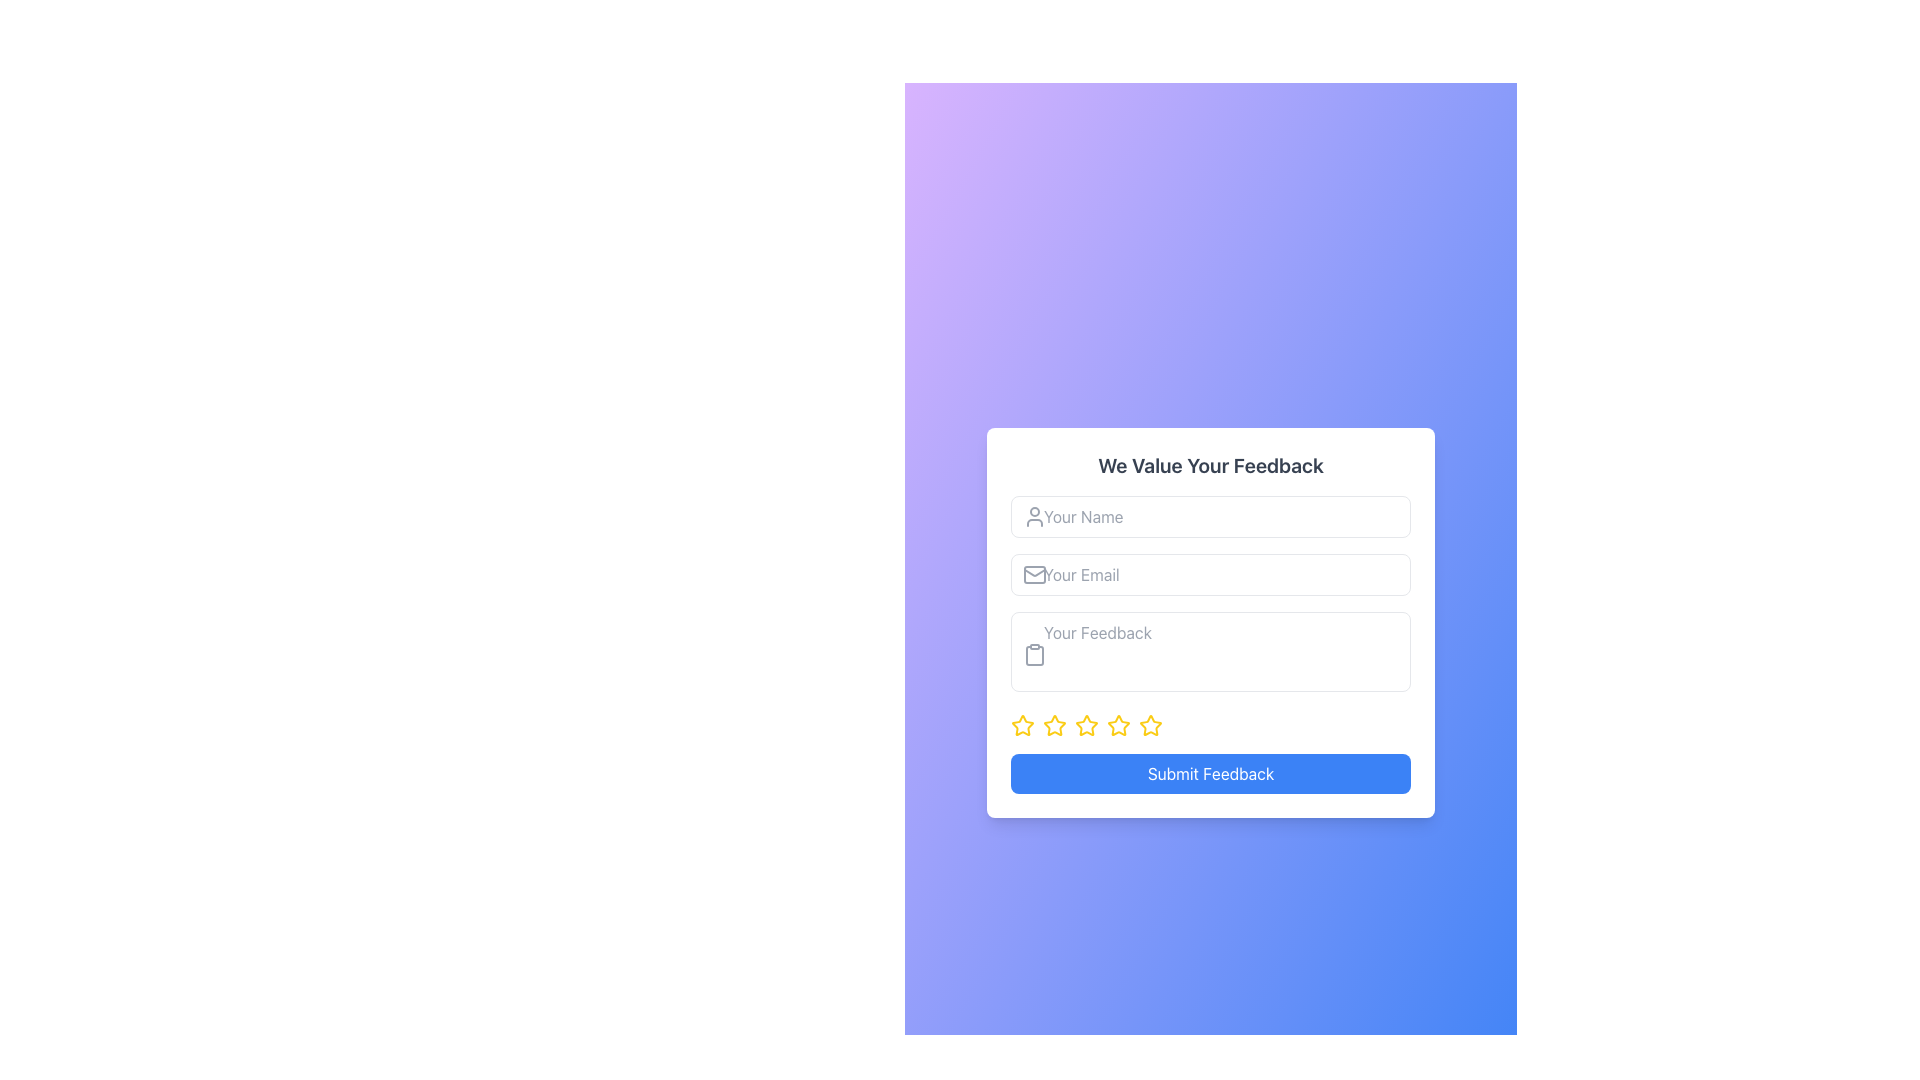 Image resolution: width=1920 pixels, height=1080 pixels. I want to click on the envelope icon adjacent to the email input field within the feedback form, which is styled with a thin black outline and represents email functionality, so click(1035, 574).